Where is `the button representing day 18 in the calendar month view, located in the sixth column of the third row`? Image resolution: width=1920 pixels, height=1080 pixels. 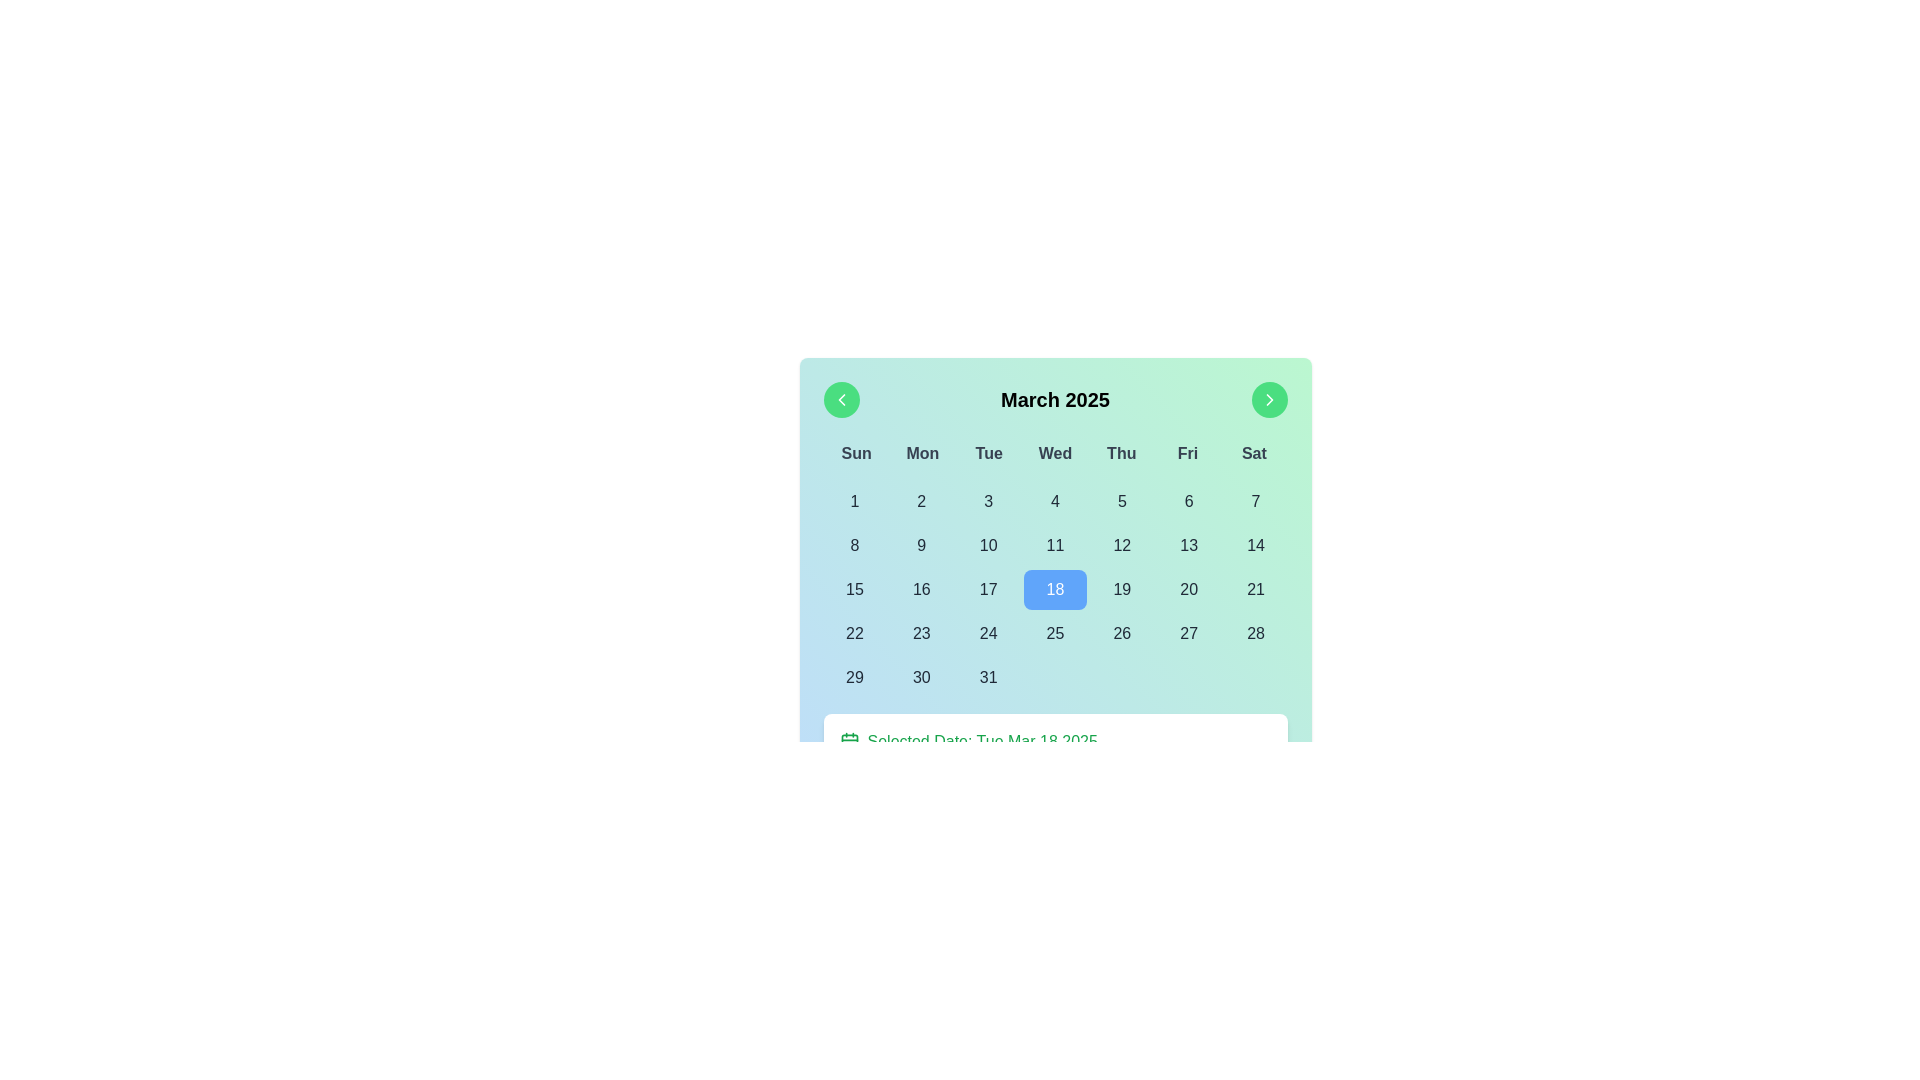
the button representing day 18 in the calendar month view, located in the sixth column of the third row is located at coordinates (1054, 589).